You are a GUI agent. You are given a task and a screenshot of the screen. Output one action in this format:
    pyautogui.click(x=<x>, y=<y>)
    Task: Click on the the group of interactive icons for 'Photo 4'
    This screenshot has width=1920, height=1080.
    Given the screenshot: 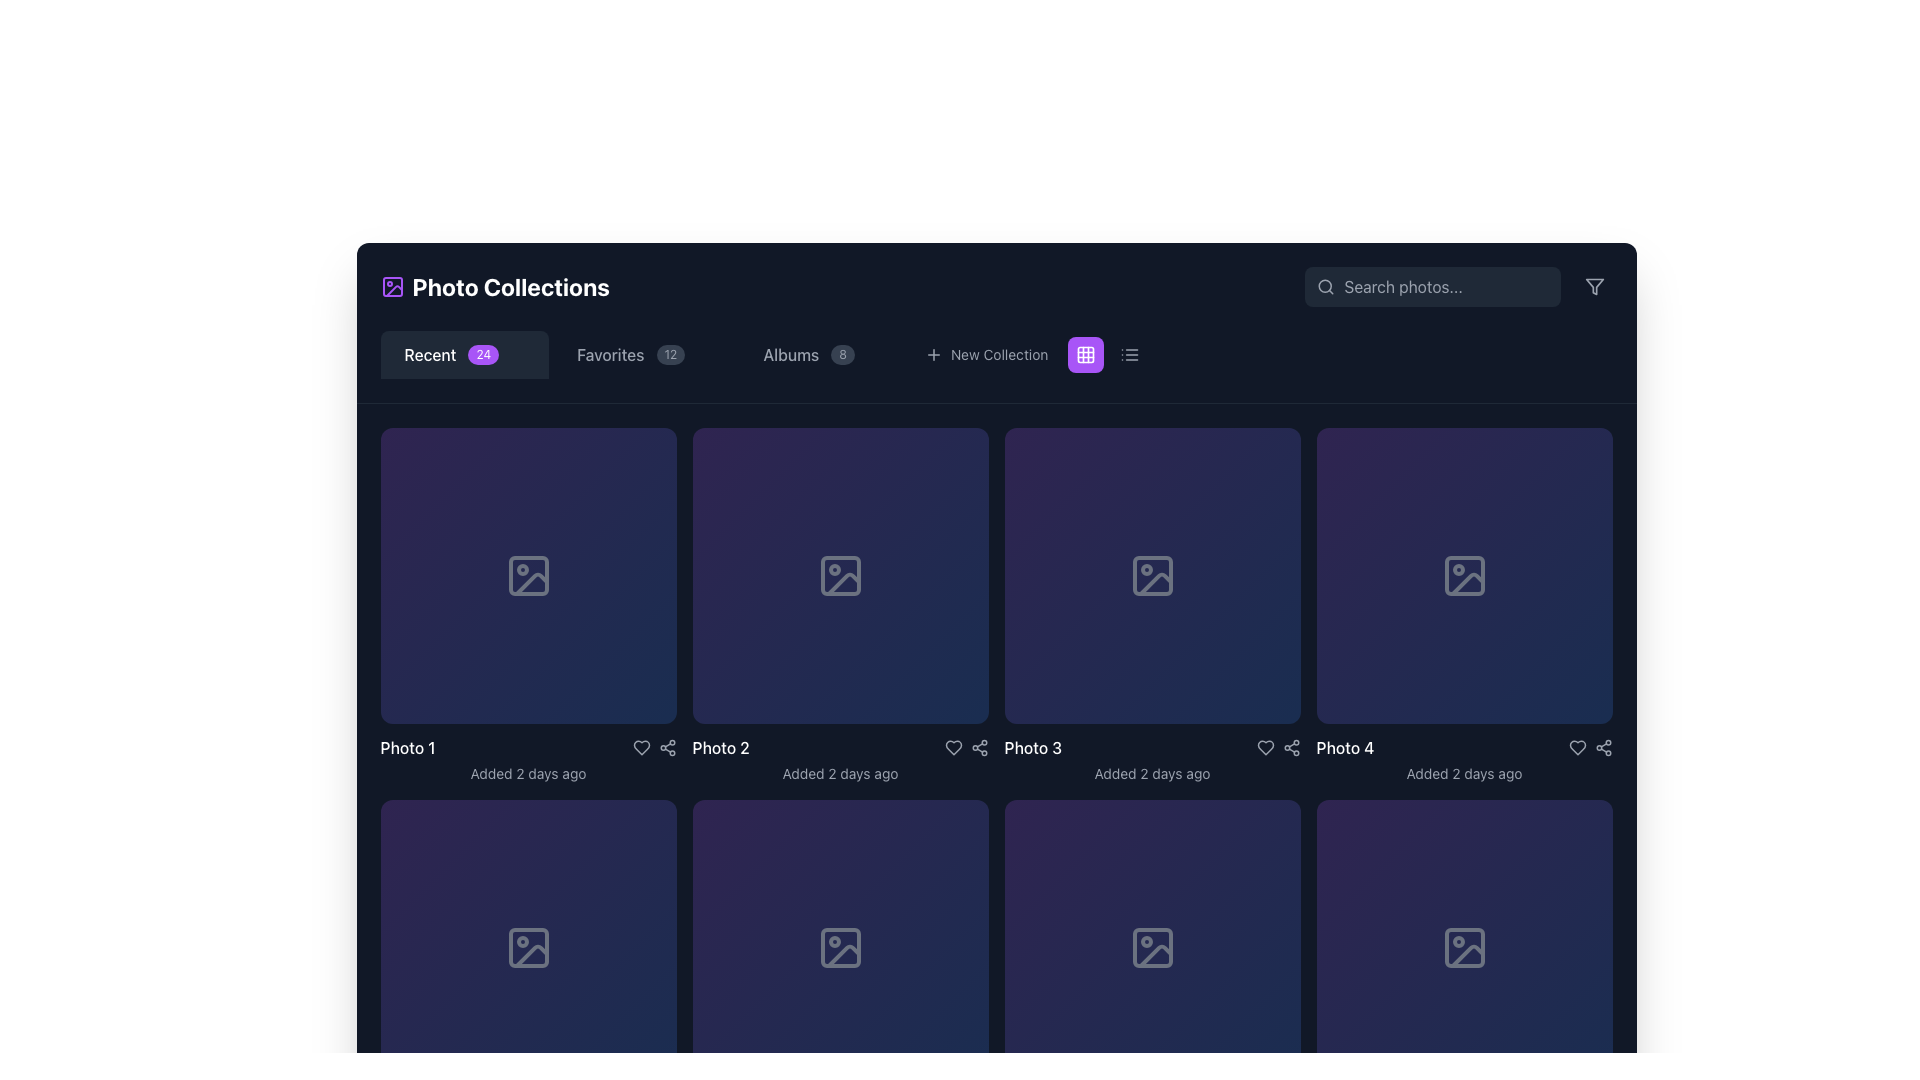 What is the action you would take?
    pyautogui.click(x=1589, y=748)
    